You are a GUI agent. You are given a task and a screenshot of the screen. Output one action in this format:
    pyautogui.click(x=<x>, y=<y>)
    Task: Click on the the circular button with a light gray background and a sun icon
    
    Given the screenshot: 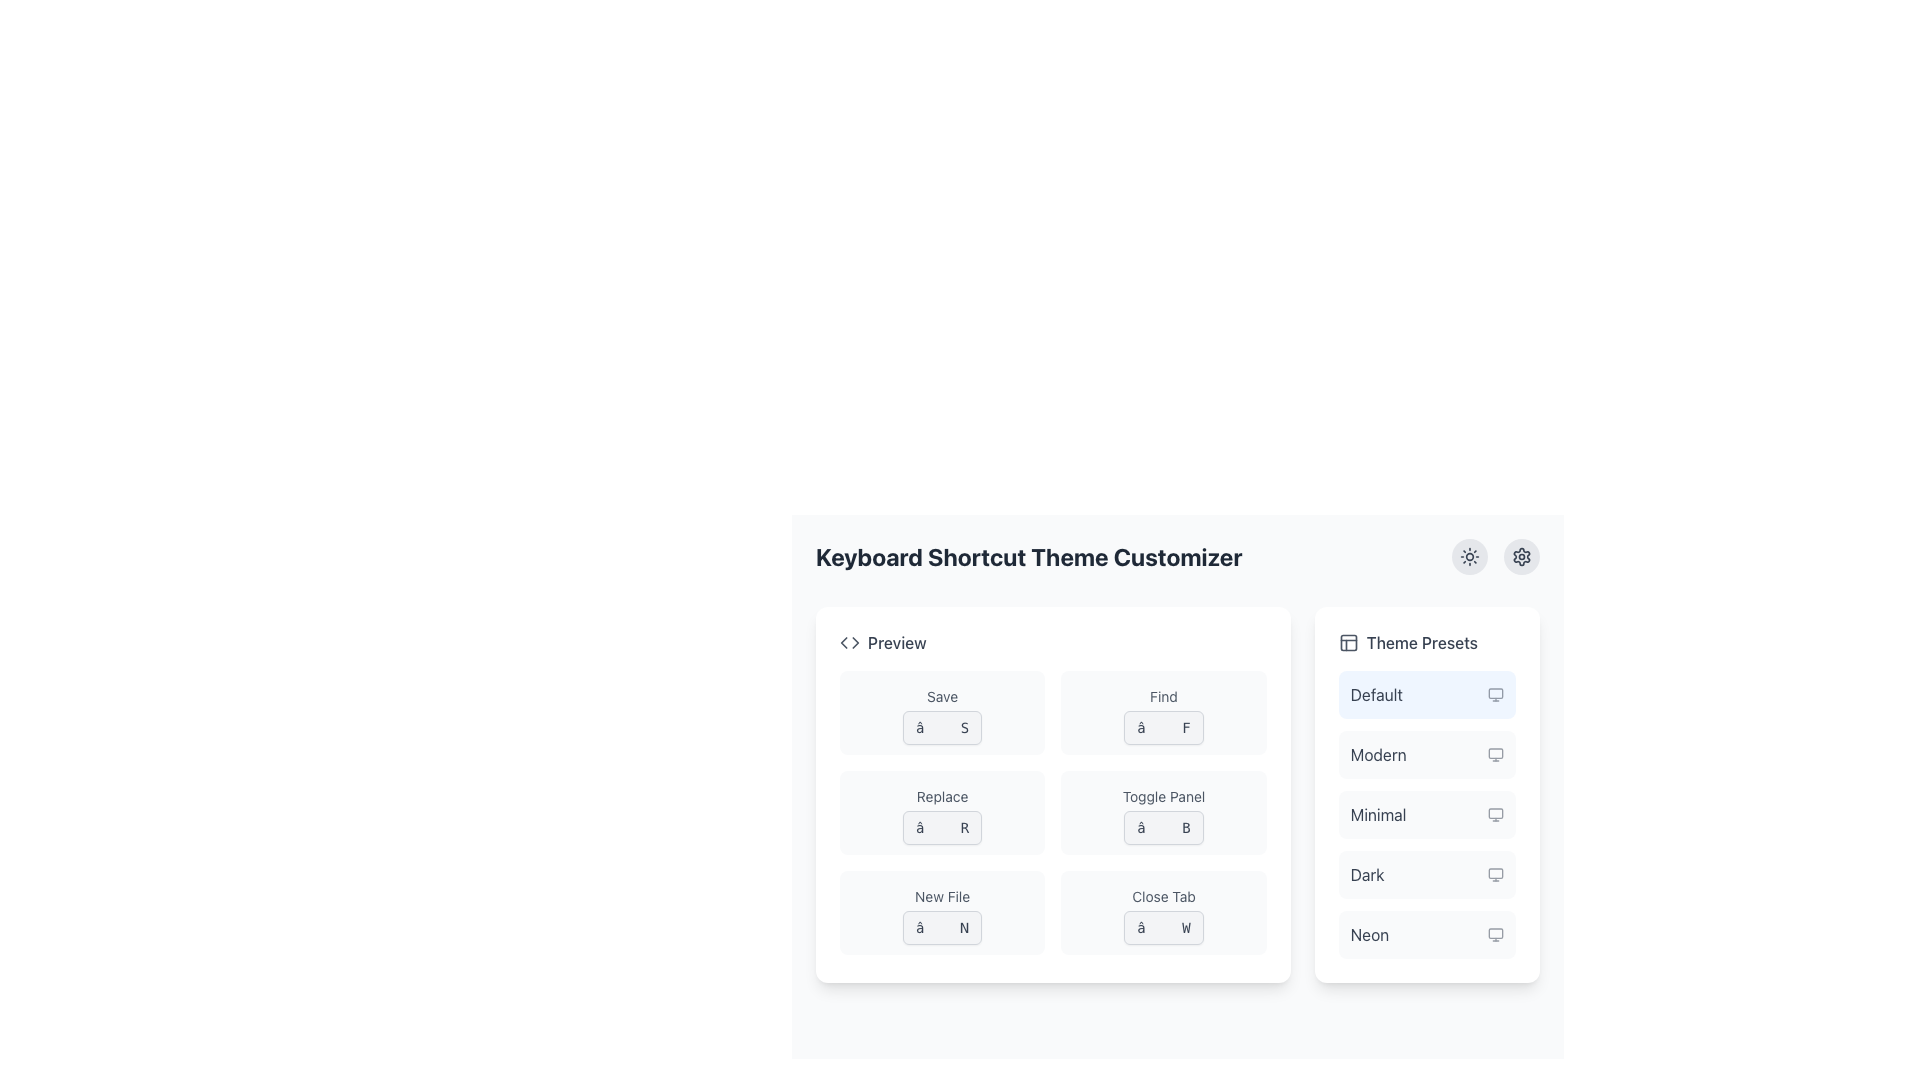 What is the action you would take?
    pyautogui.click(x=1469, y=556)
    